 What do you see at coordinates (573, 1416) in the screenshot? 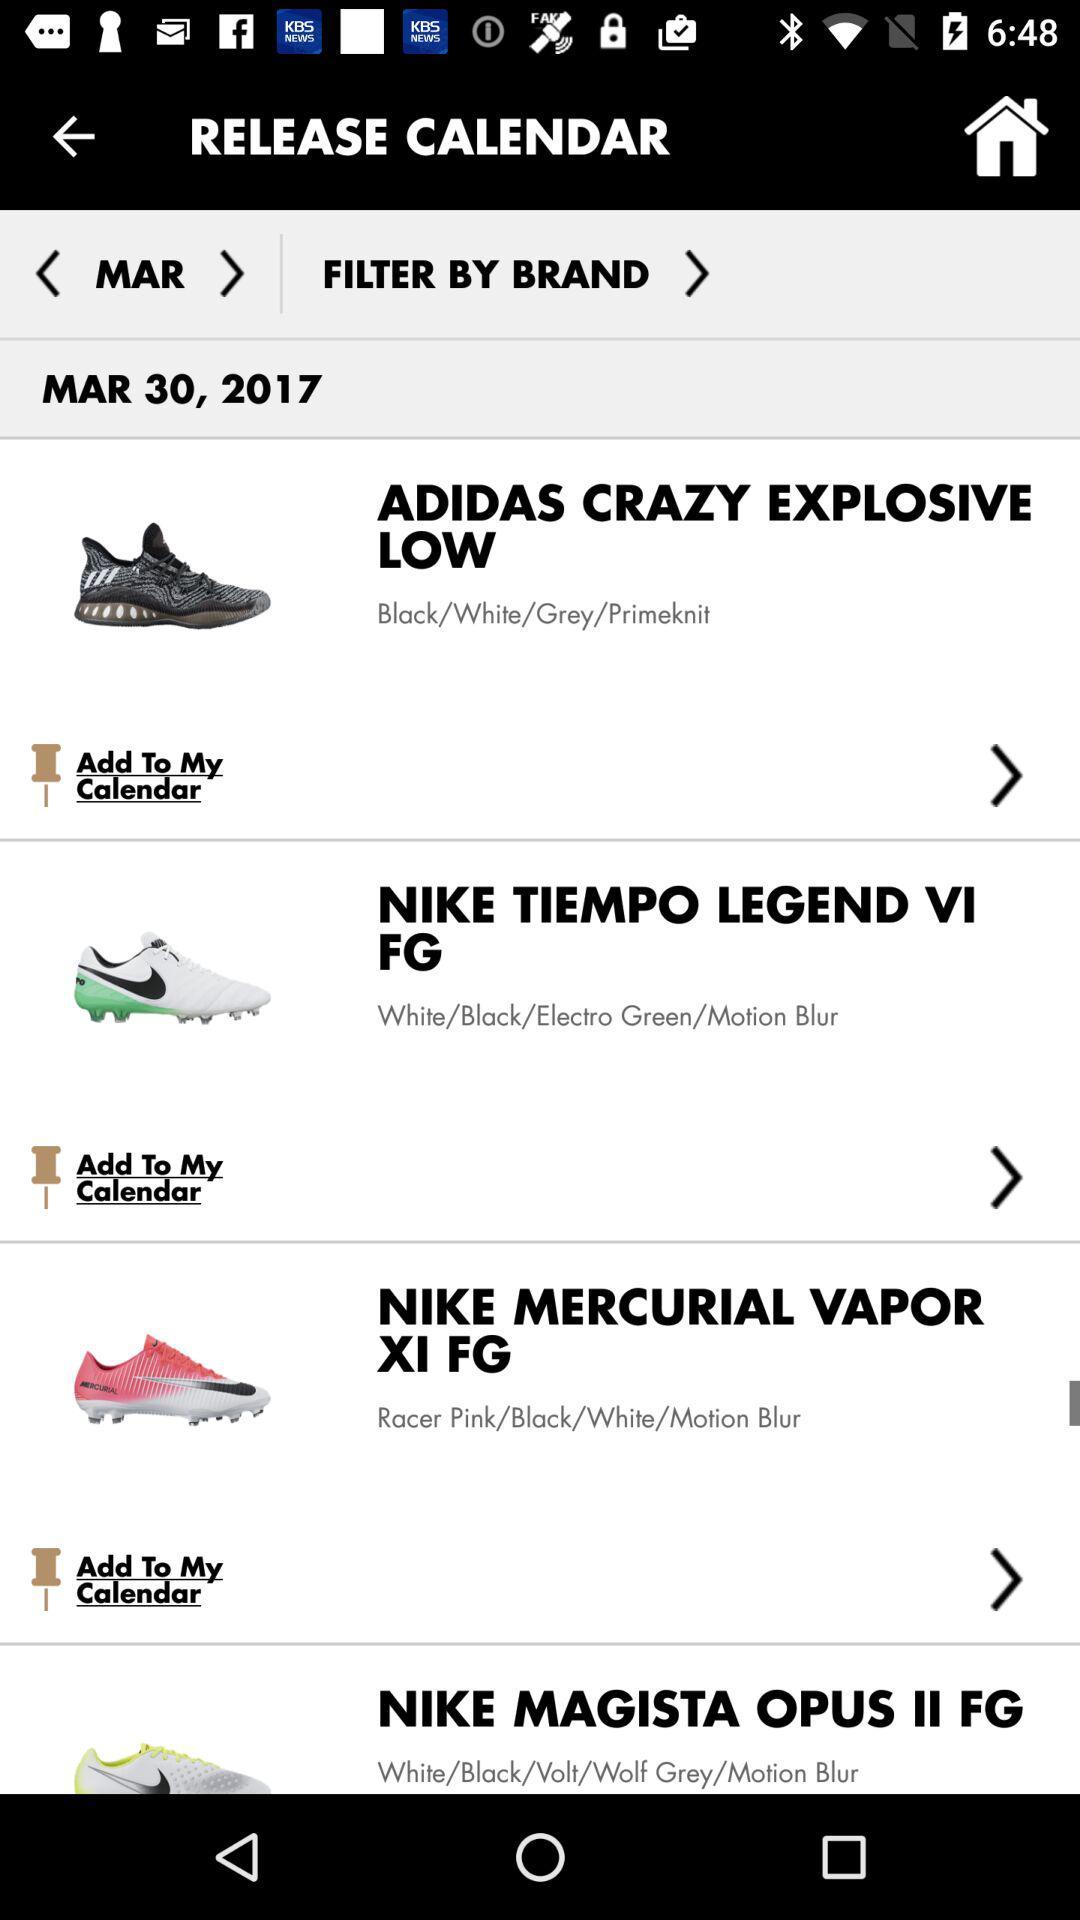
I see `icon below the nike mercurial vapor` at bounding box center [573, 1416].